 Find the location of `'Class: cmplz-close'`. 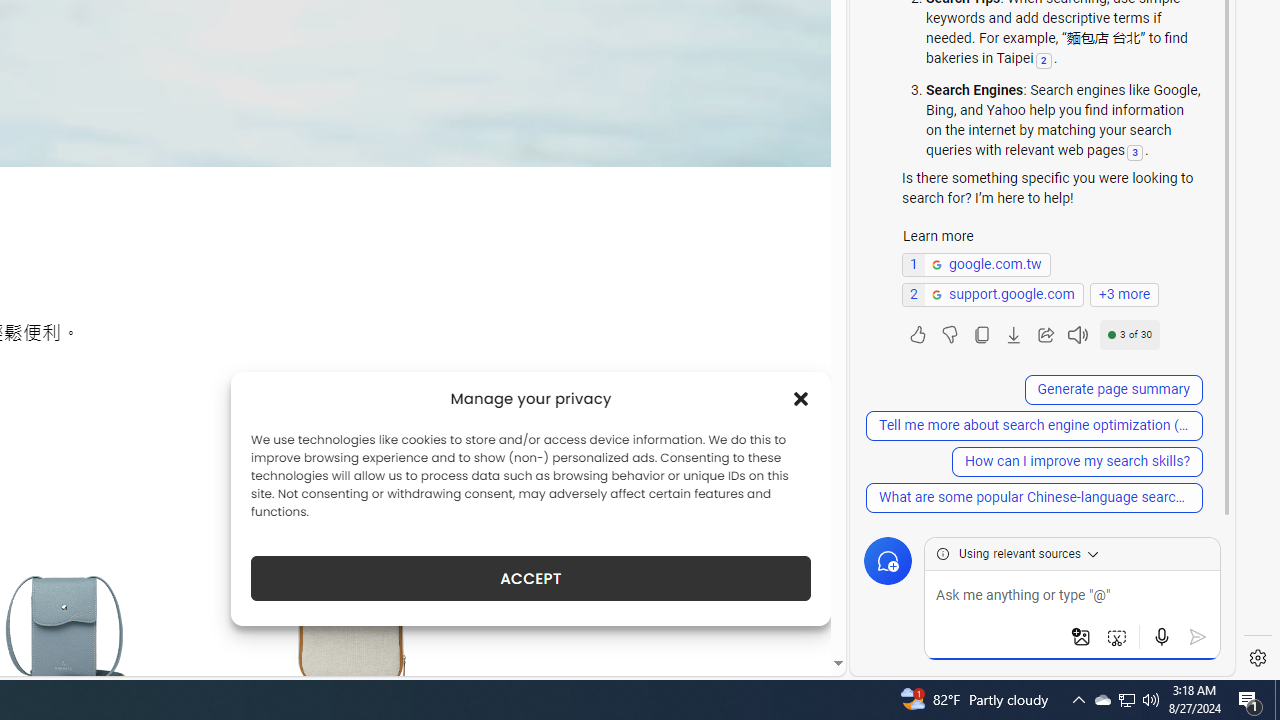

'Class: cmplz-close' is located at coordinates (801, 398).